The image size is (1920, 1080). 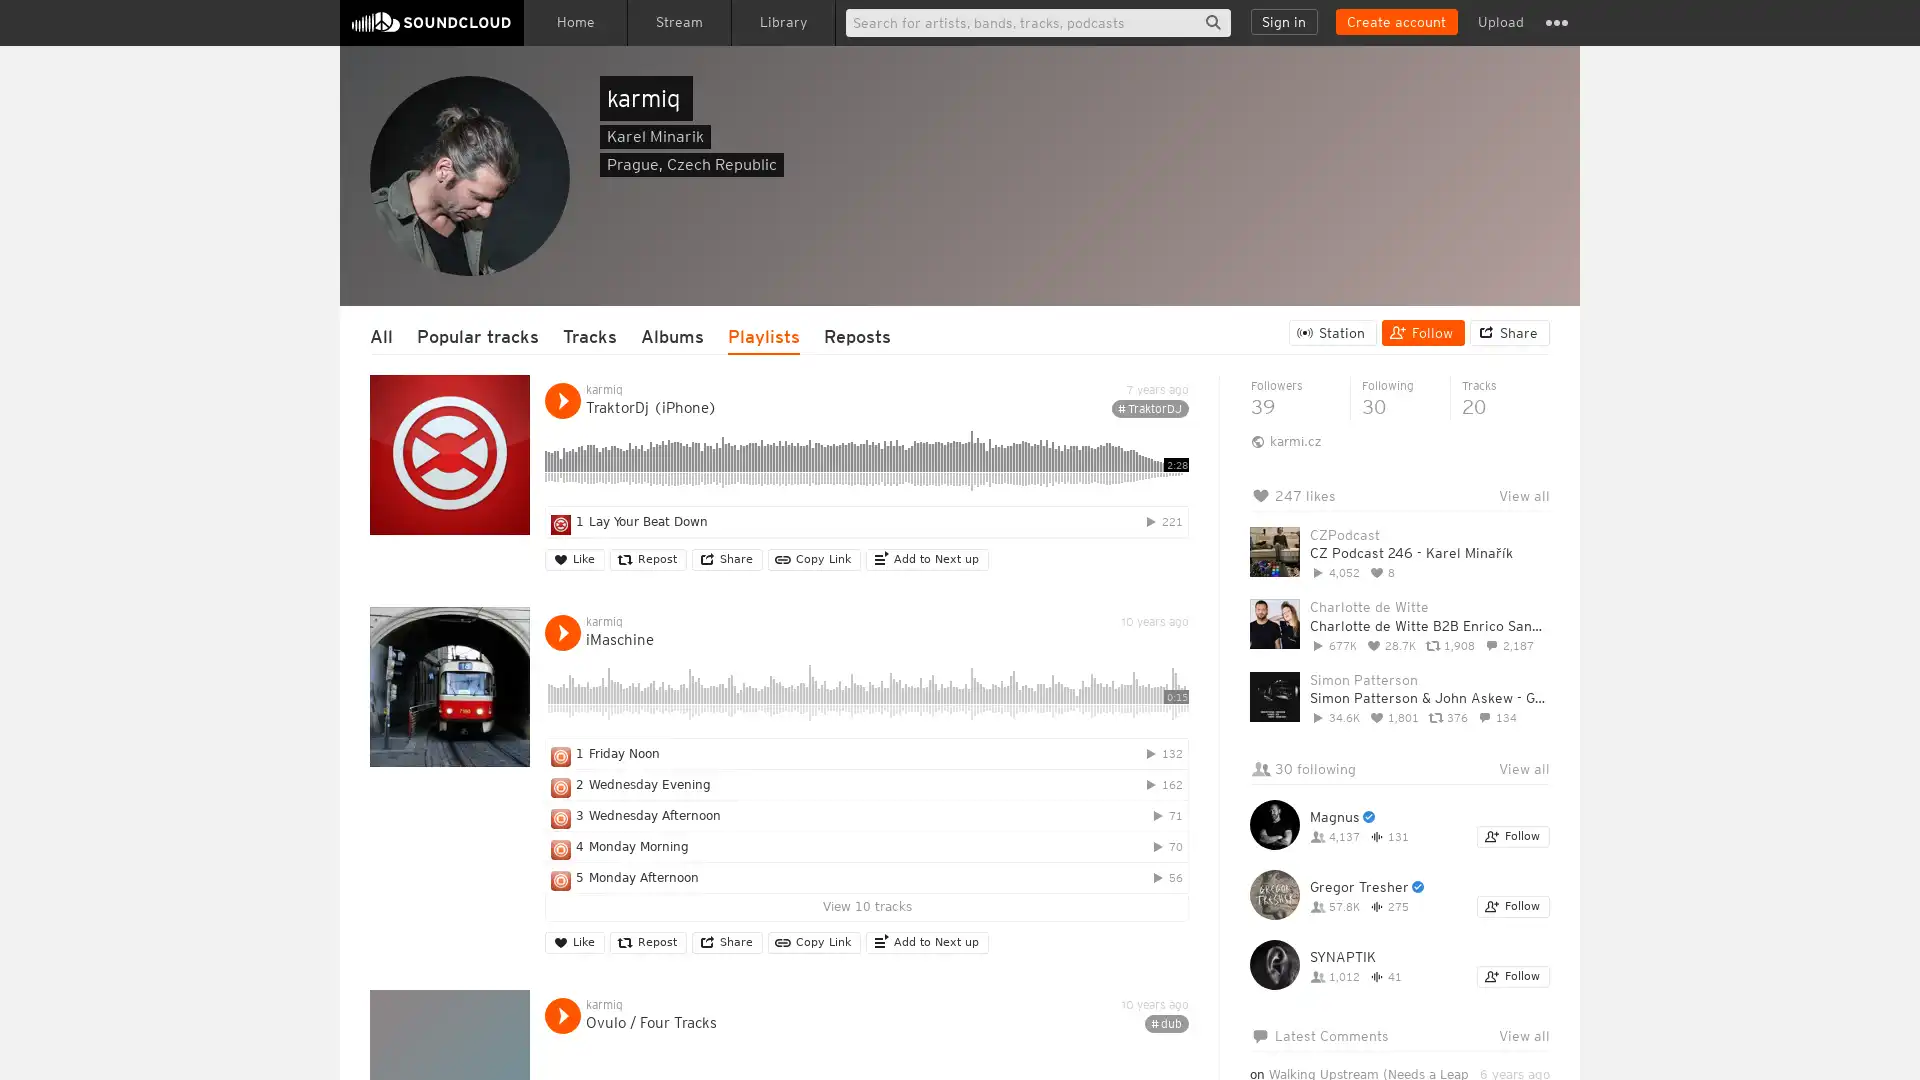 What do you see at coordinates (1212, 22) in the screenshot?
I see `Search` at bounding box center [1212, 22].